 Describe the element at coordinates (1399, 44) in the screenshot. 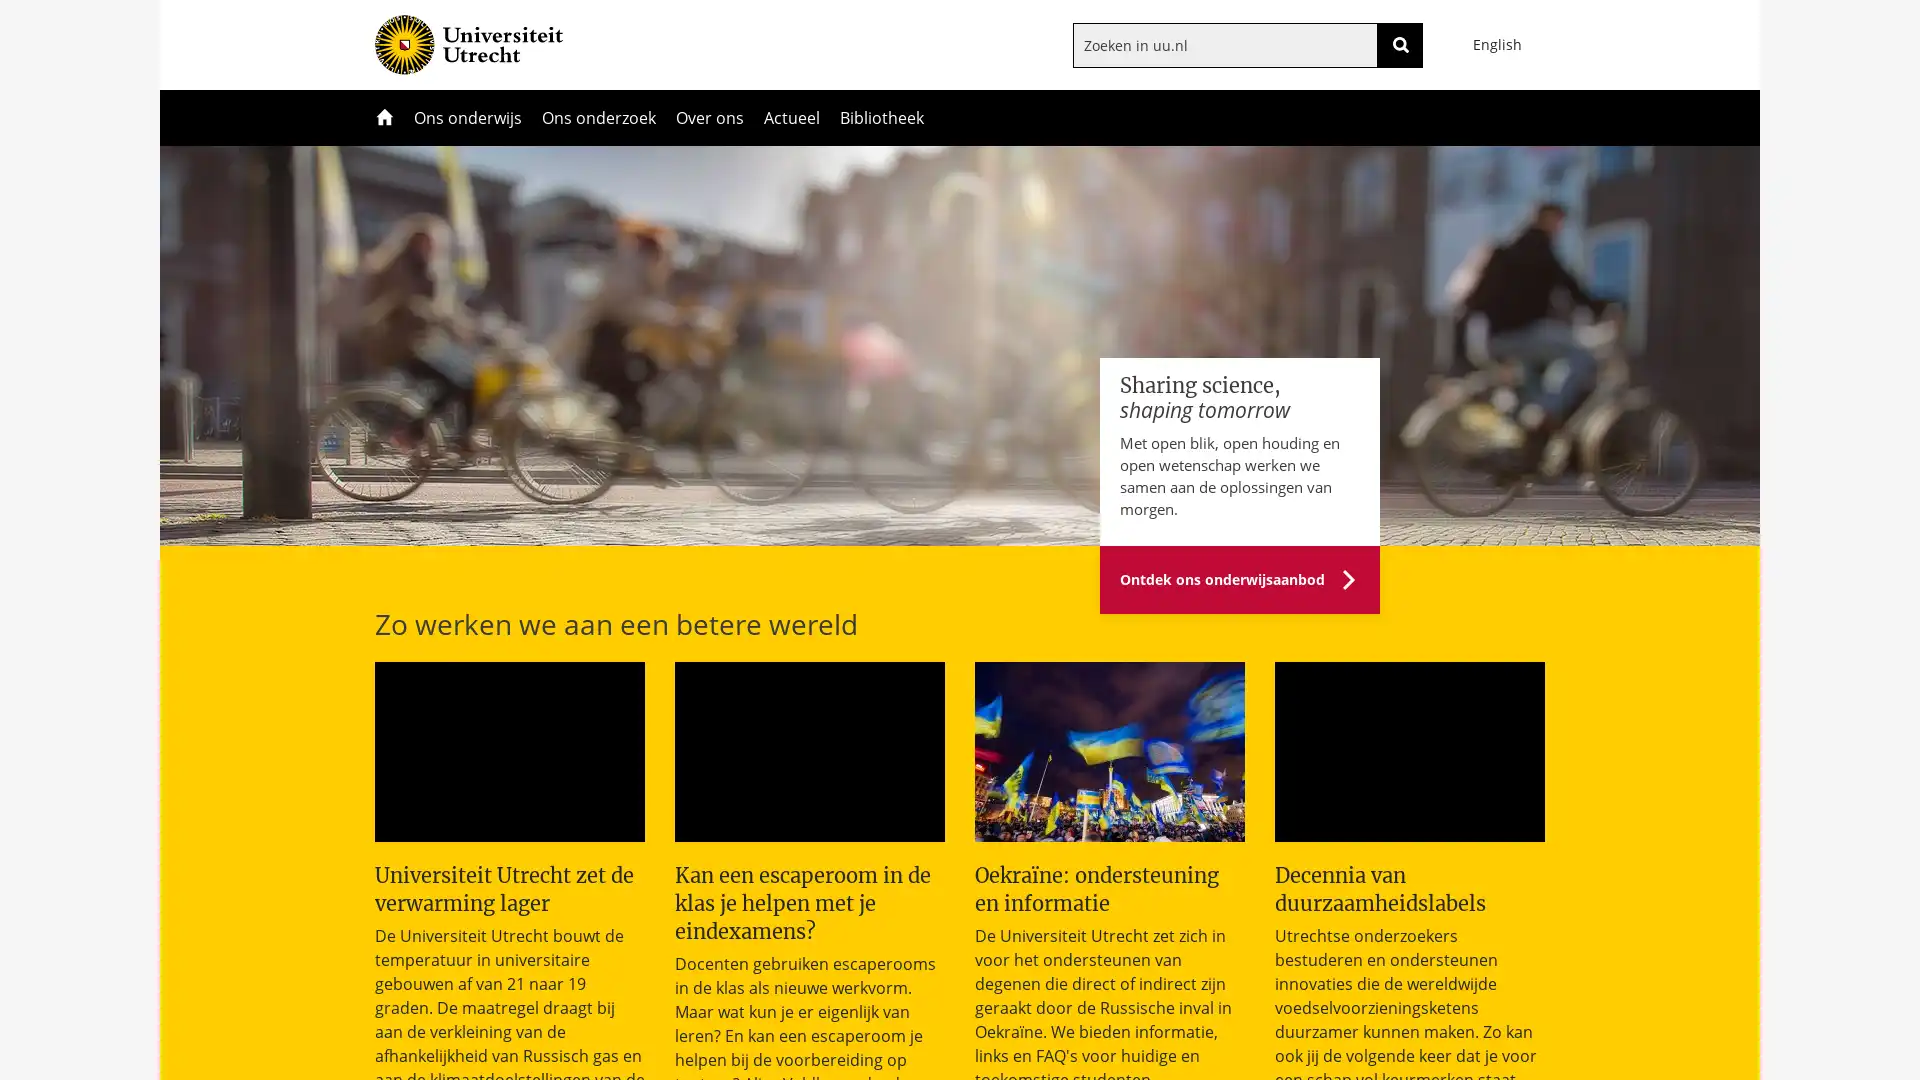

I see `ZOEKEN` at that location.